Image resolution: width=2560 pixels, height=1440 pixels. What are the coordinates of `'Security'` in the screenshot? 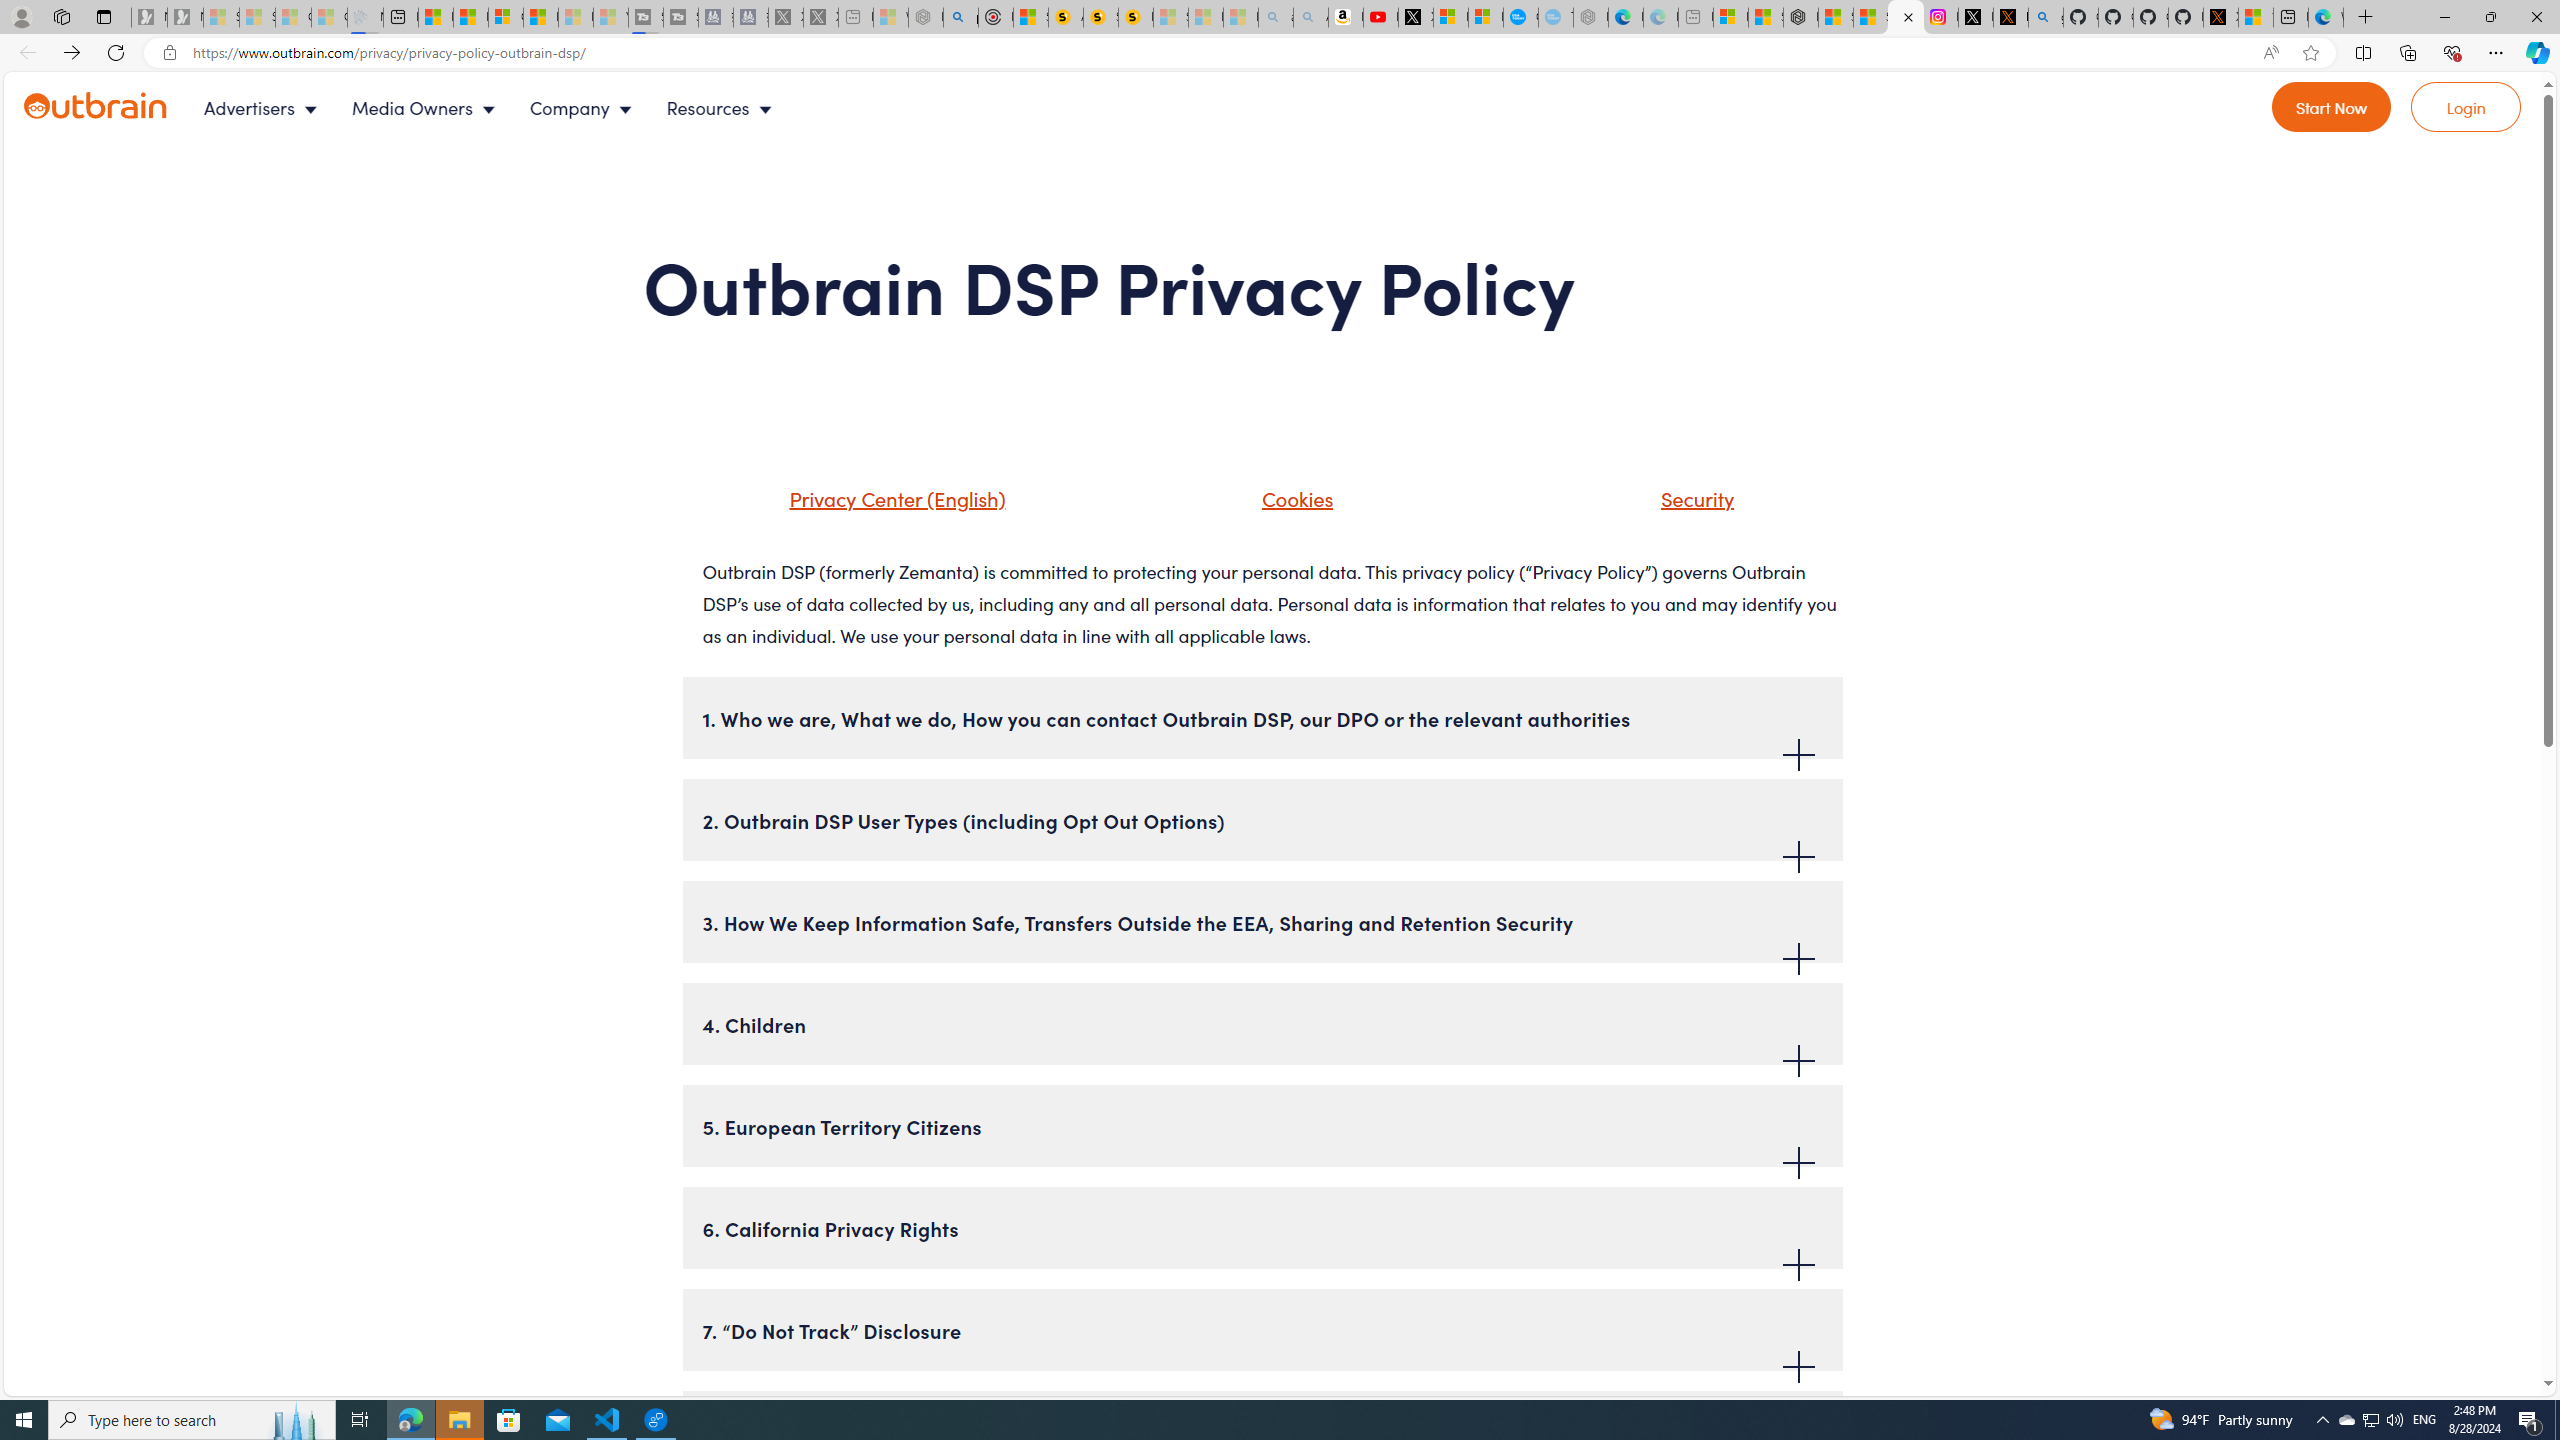 It's located at (1671, 505).